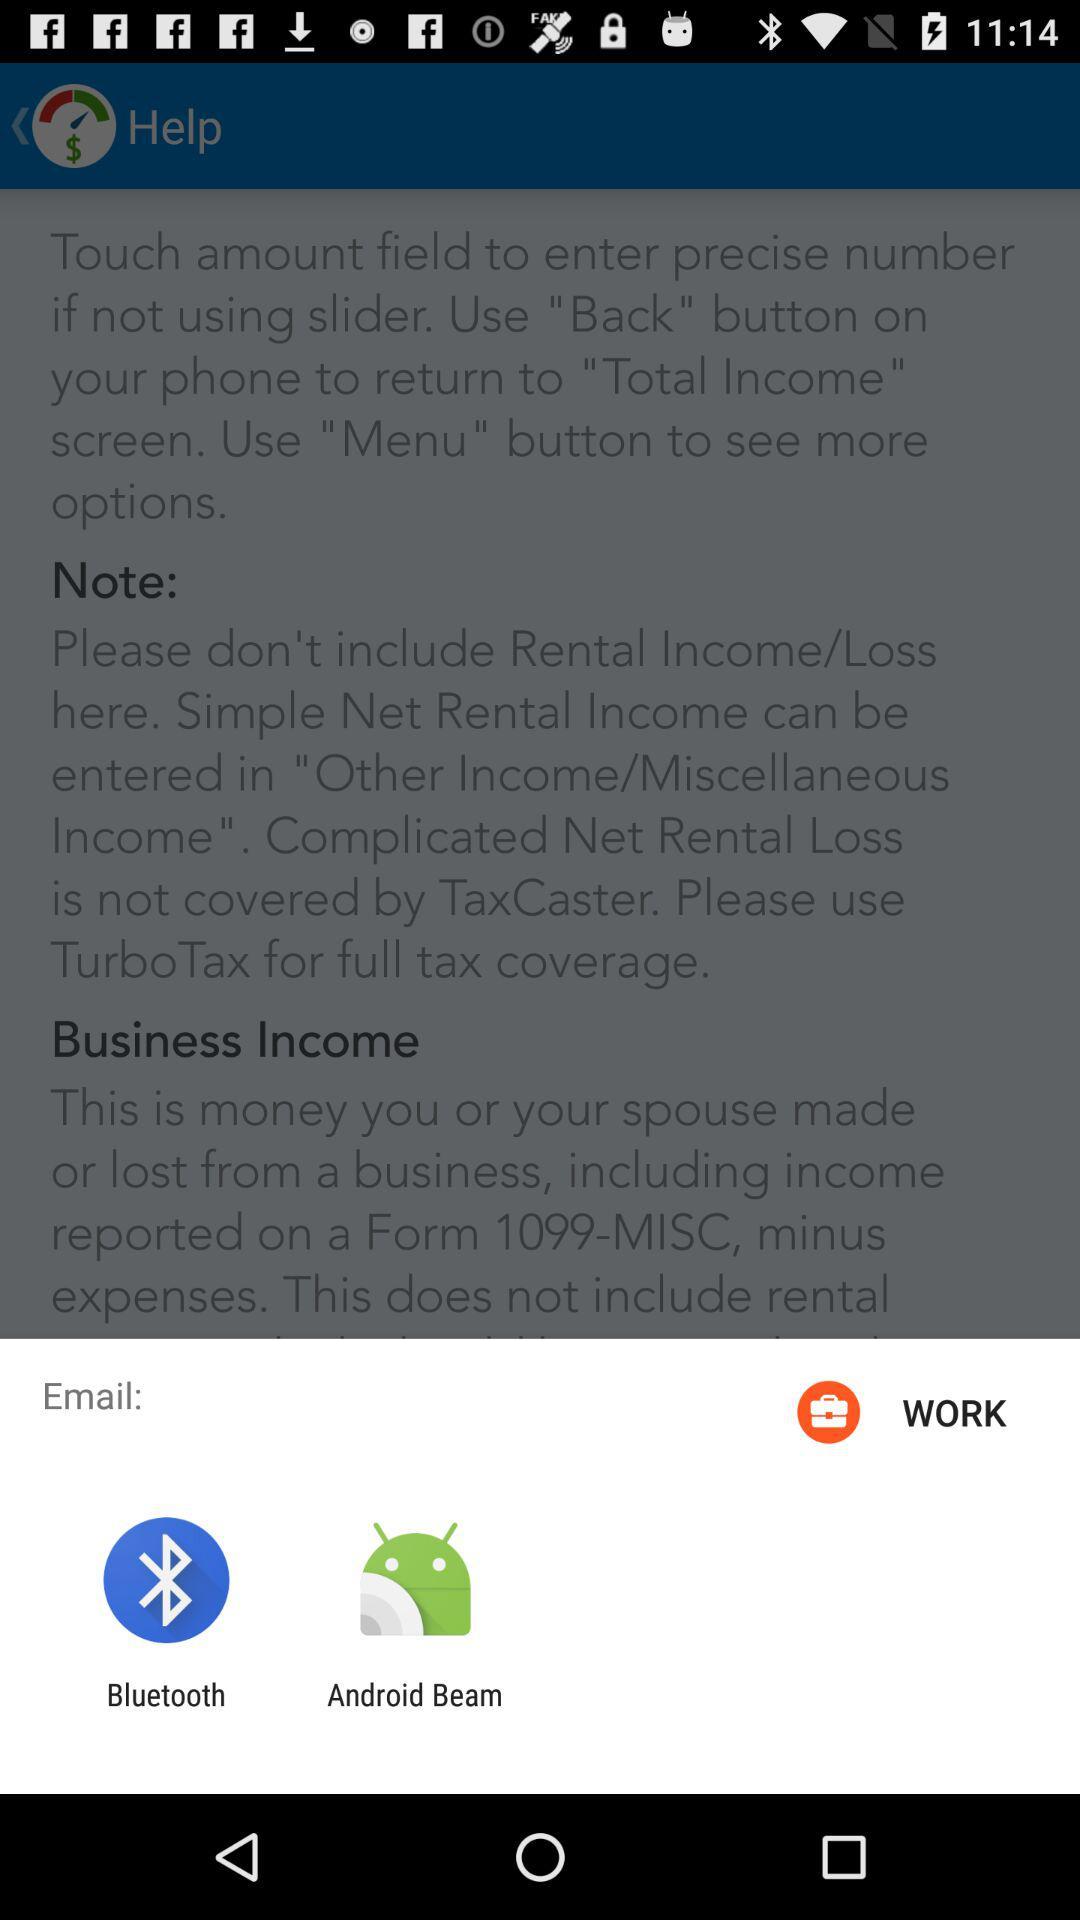  What do you see at coordinates (165, 1711) in the screenshot?
I see `the bluetooth icon` at bounding box center [165, 1711].